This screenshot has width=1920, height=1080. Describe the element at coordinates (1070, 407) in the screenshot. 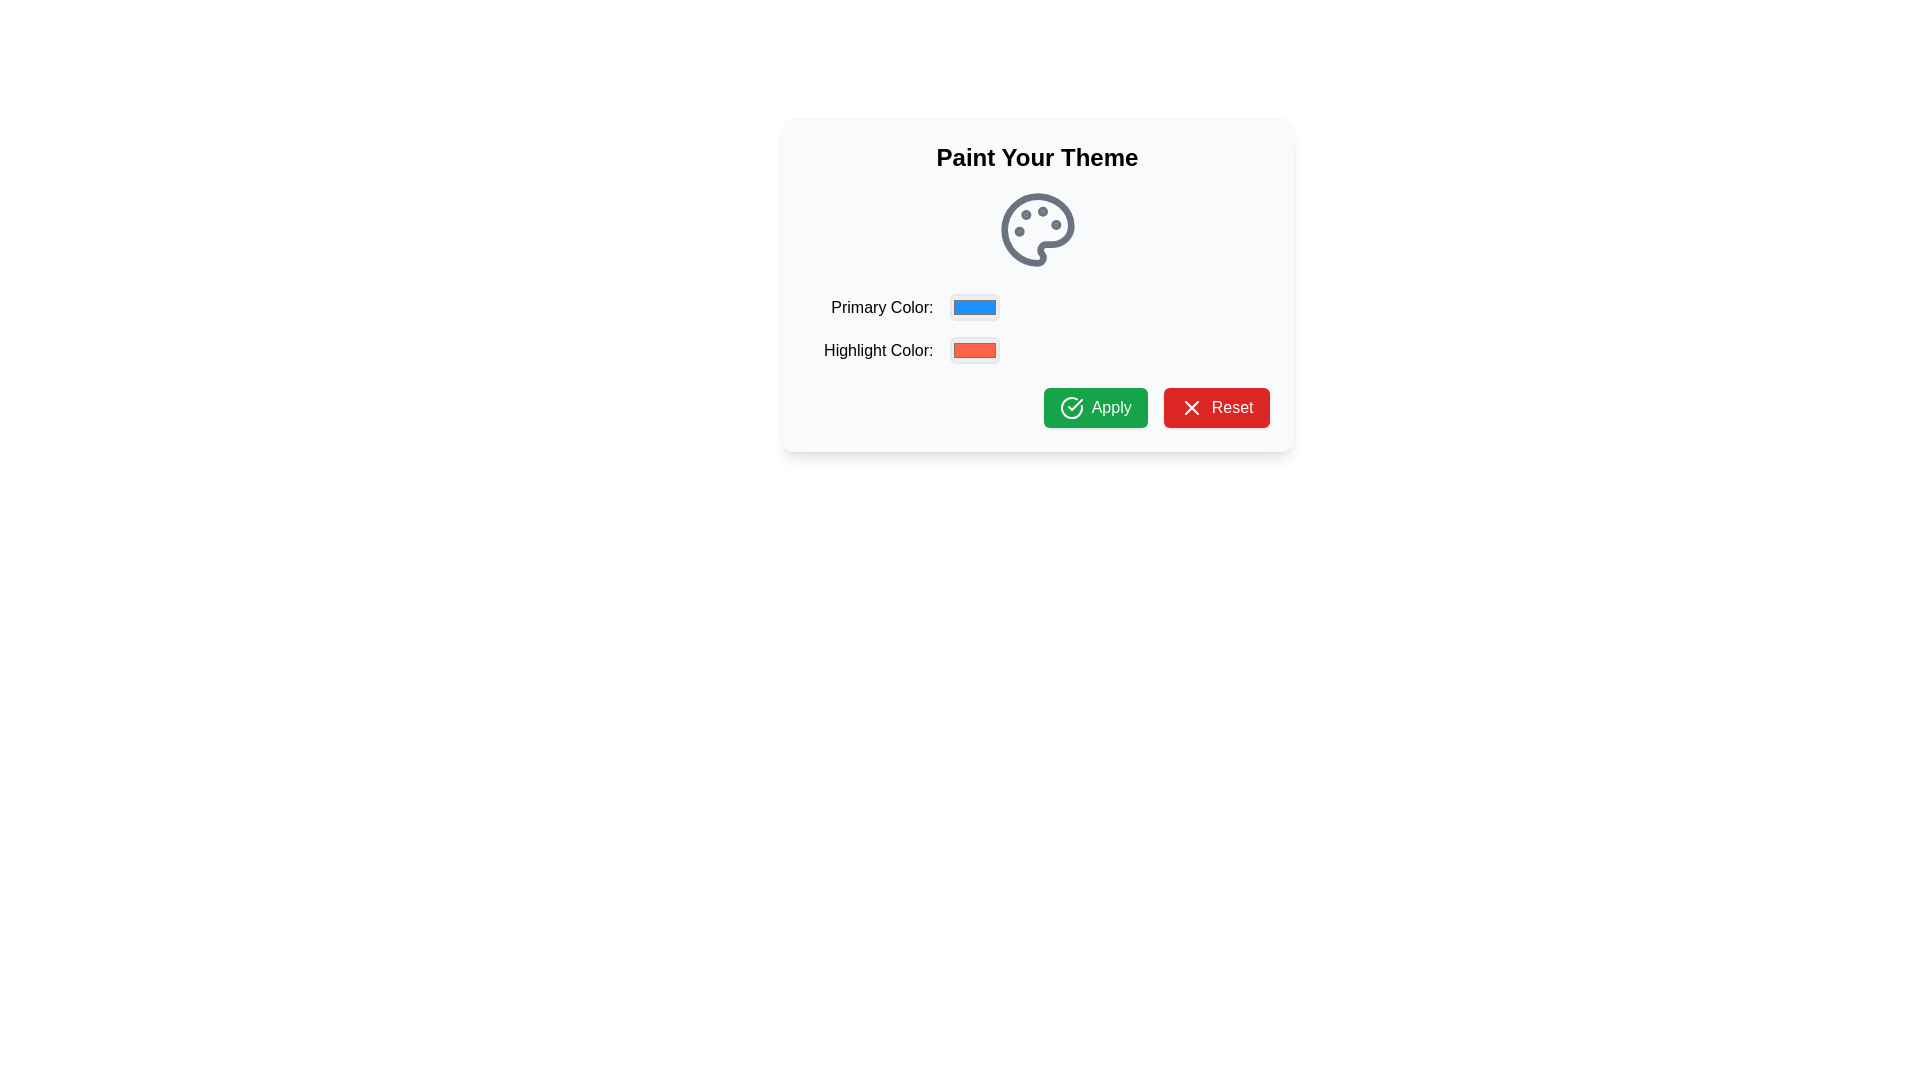

I see `the circular icon with a check mark inside, located to the left of the 'Apply' text within the green button` at that location.